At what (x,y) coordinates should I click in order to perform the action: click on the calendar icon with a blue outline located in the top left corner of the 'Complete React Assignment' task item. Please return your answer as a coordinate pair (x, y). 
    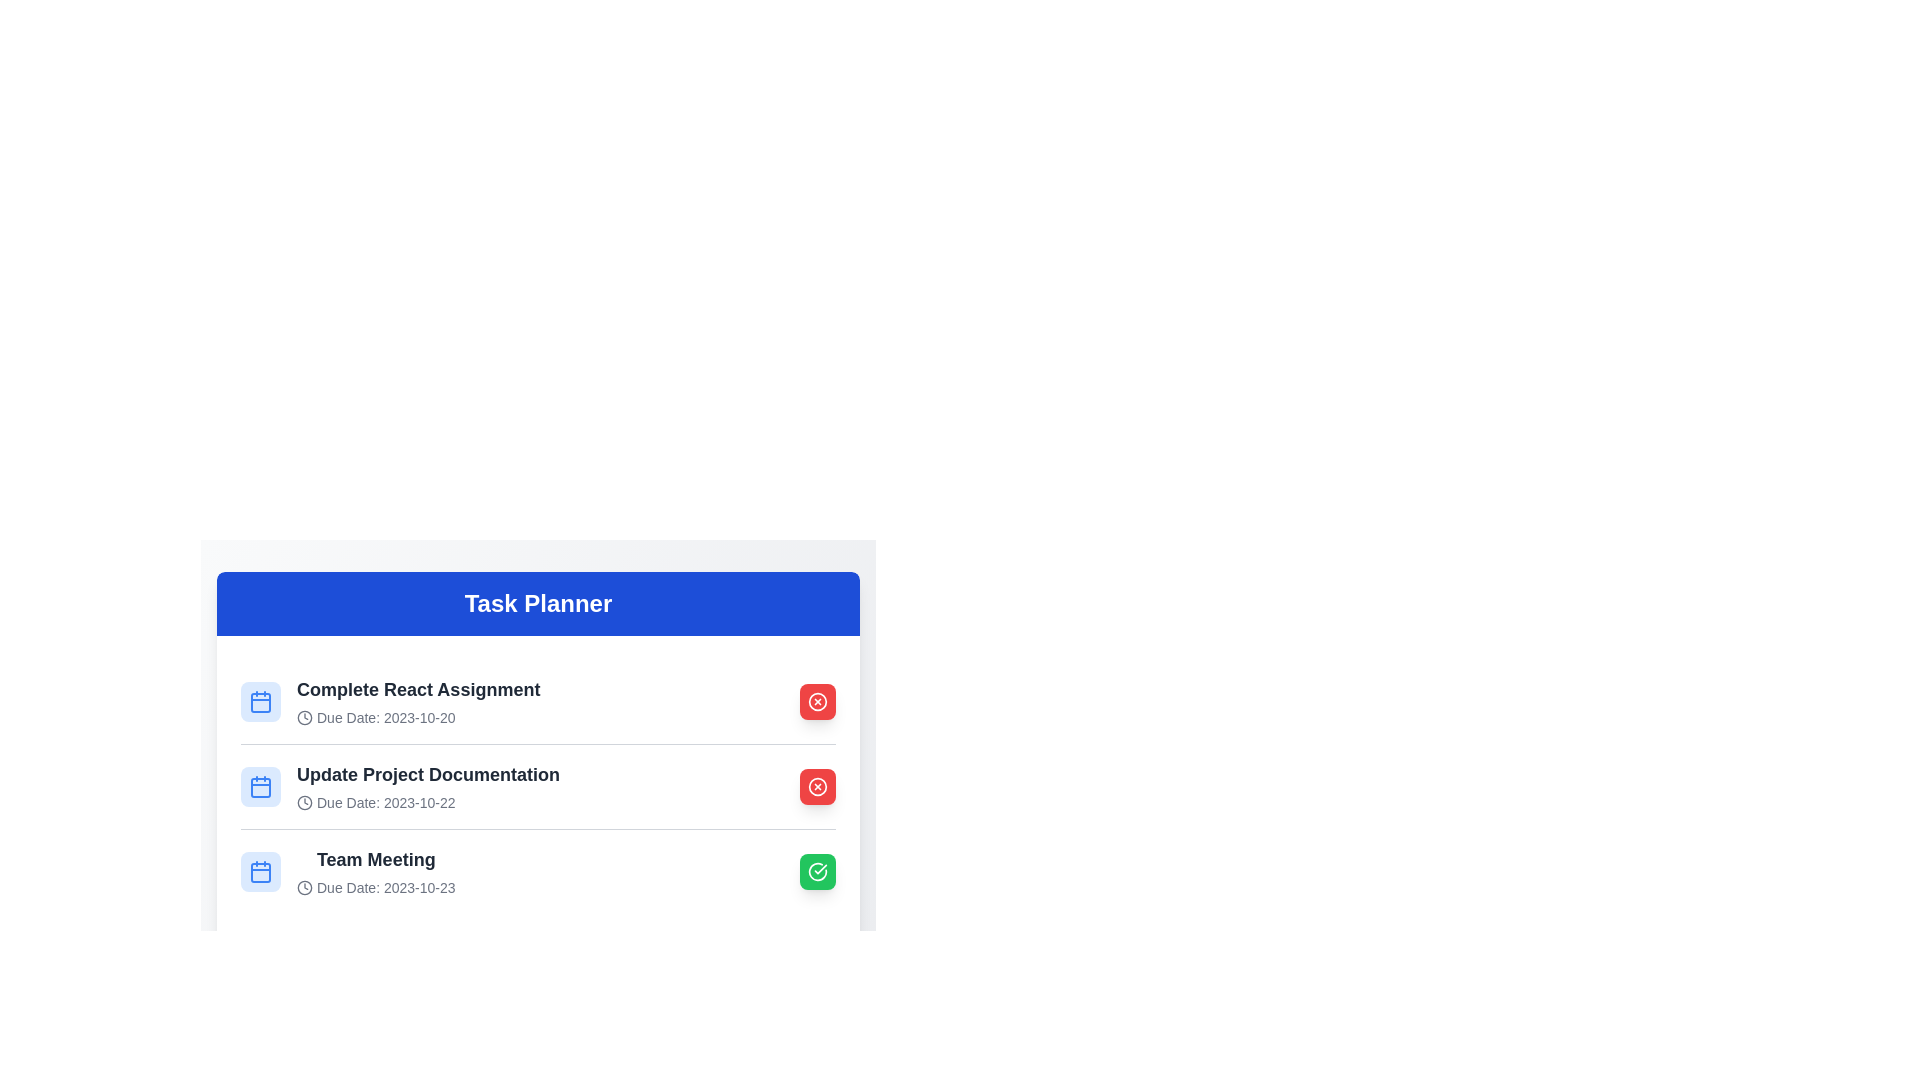
    Looking at the image, I should click on (259, 701).